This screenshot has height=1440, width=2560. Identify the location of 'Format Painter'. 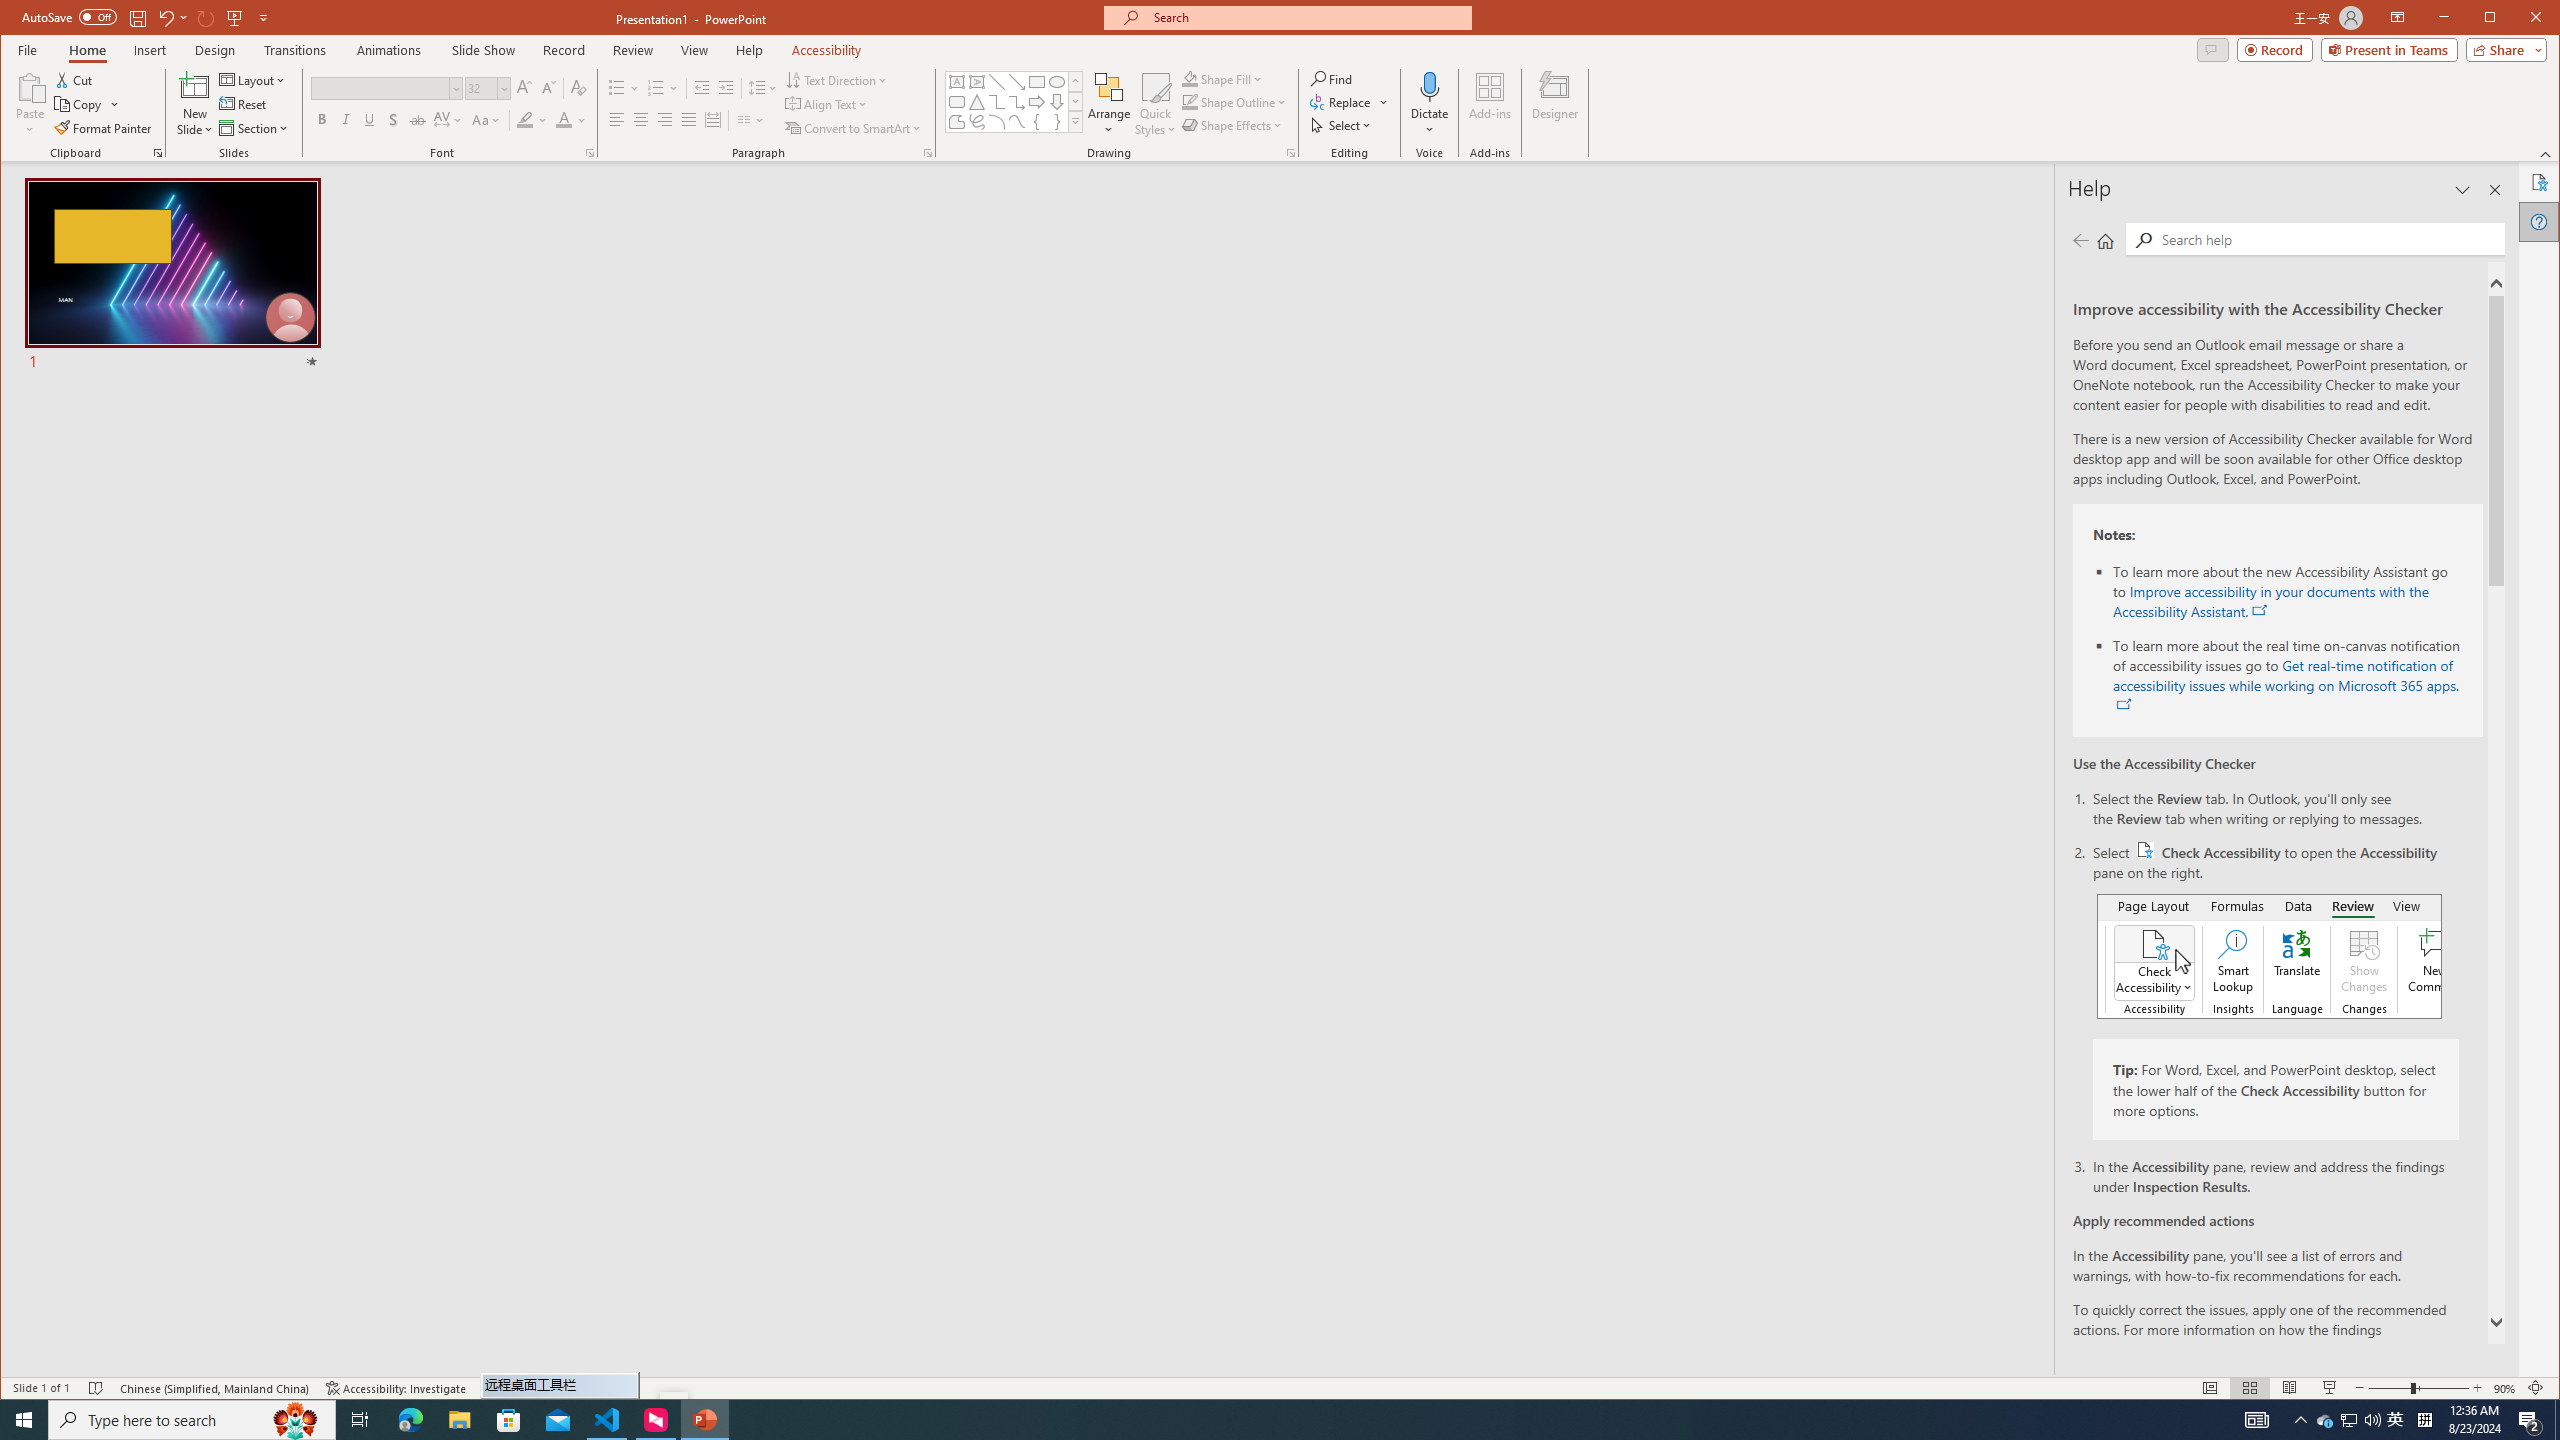
(103, 127).